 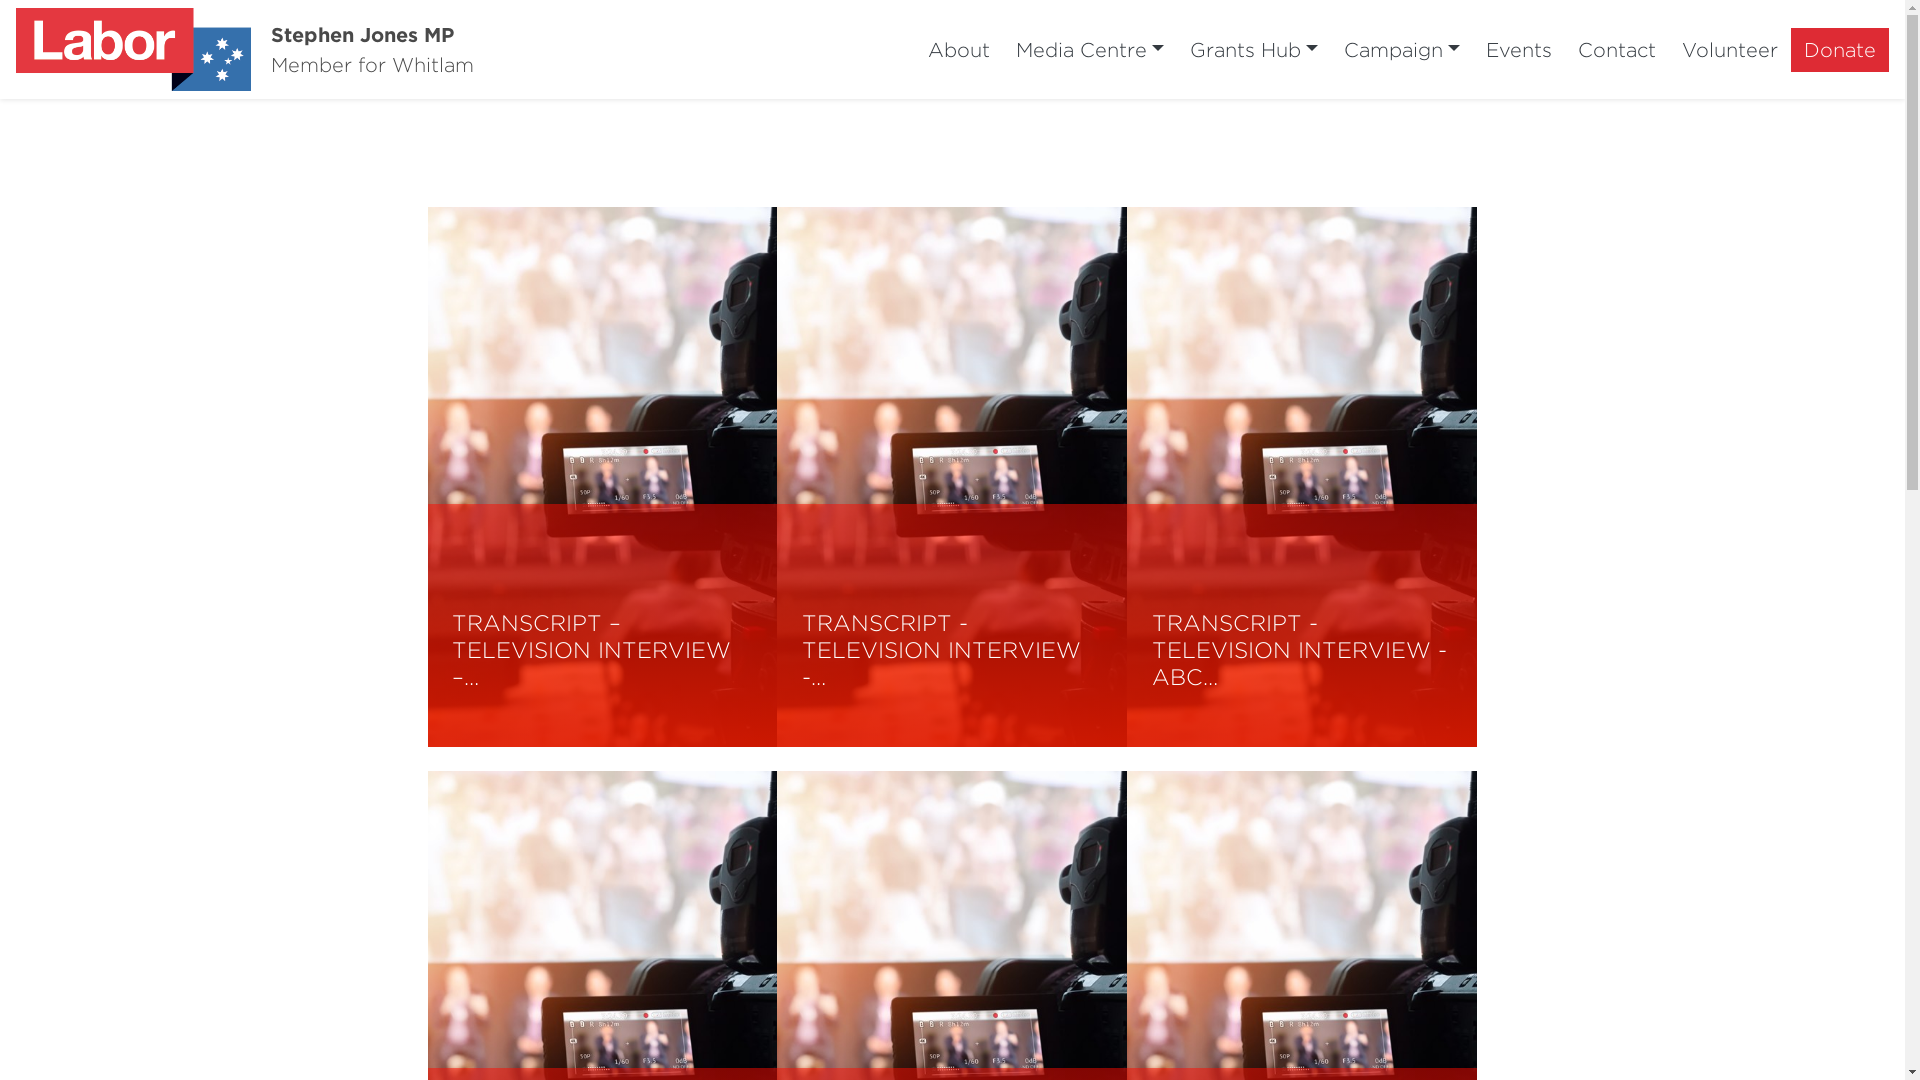 What do you see at coordinates (1252, 49) in the screenshot?
I see `'Grants Hub'` at bounding box center [1252, 49].